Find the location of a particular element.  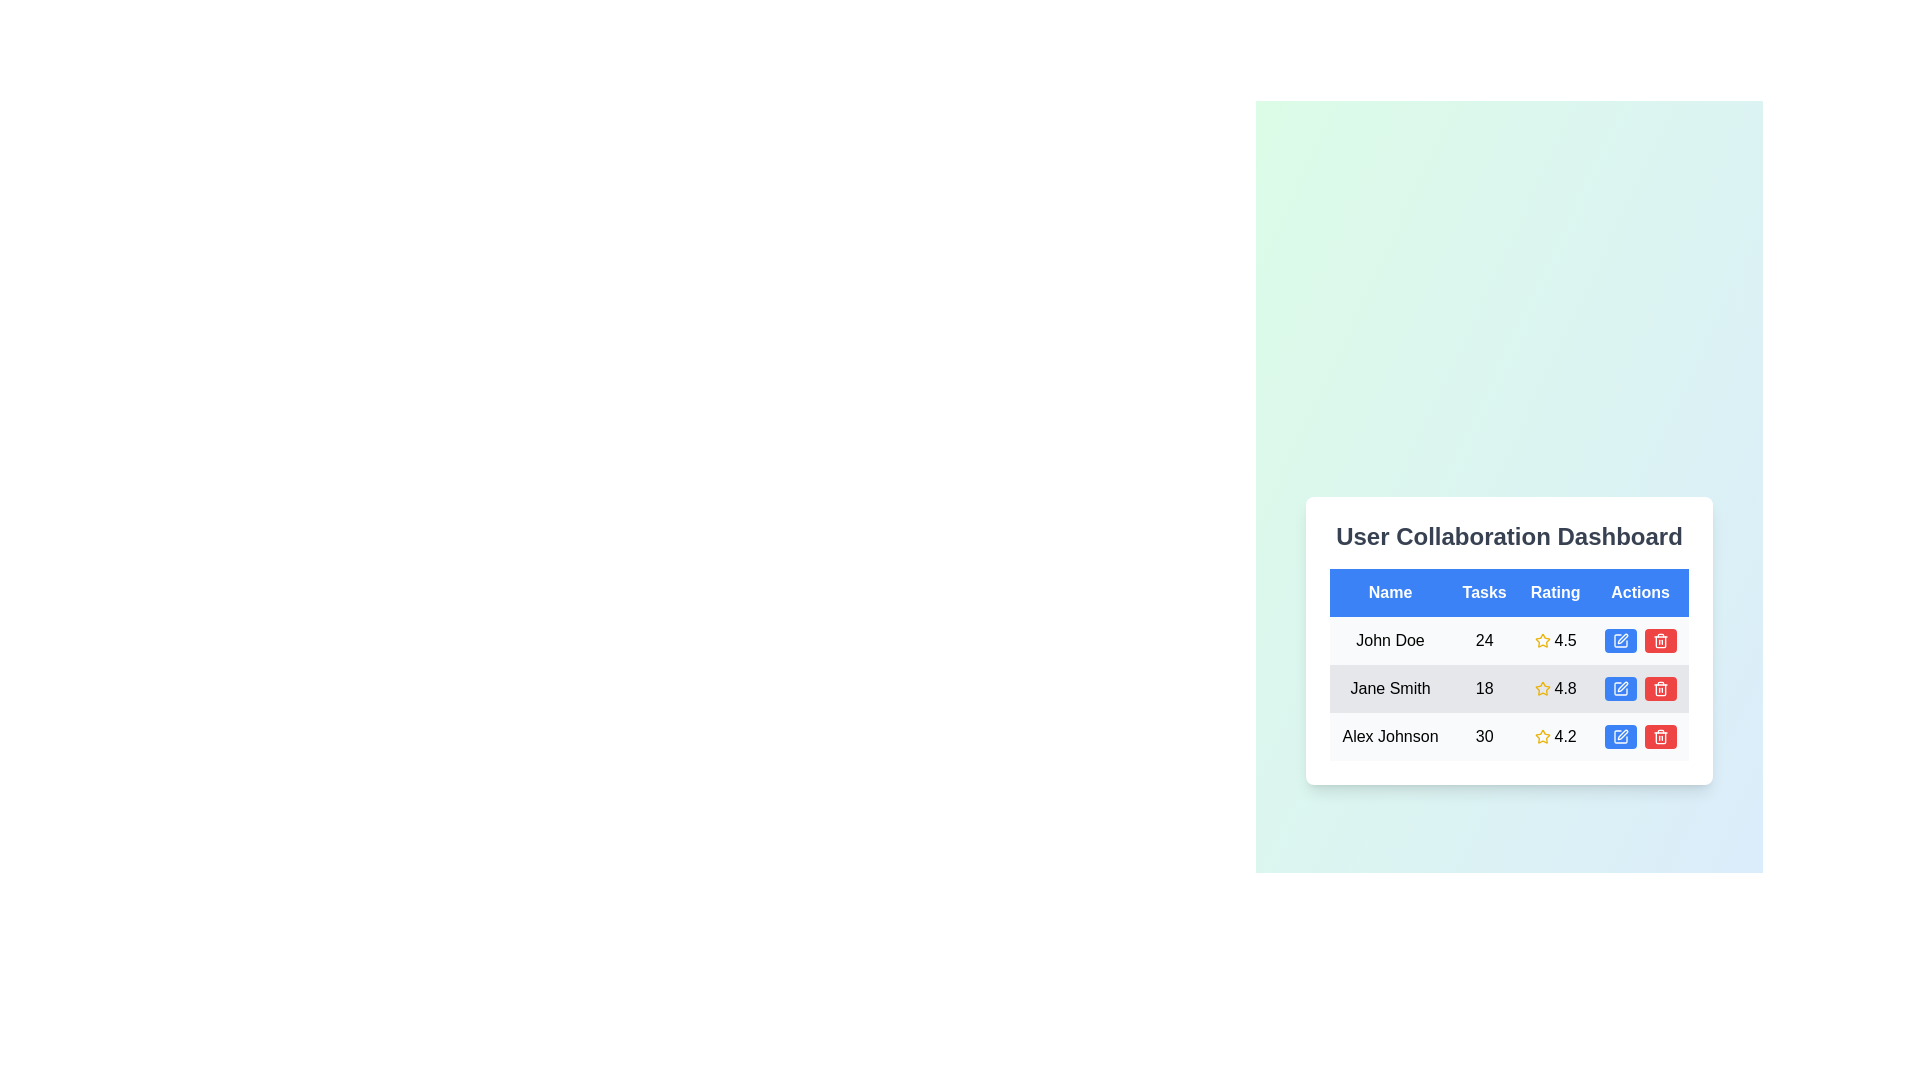

the pen-shaped icon button located in the 'Actions' column for 'Jane Smith' is located at coordinates (1622, 639).